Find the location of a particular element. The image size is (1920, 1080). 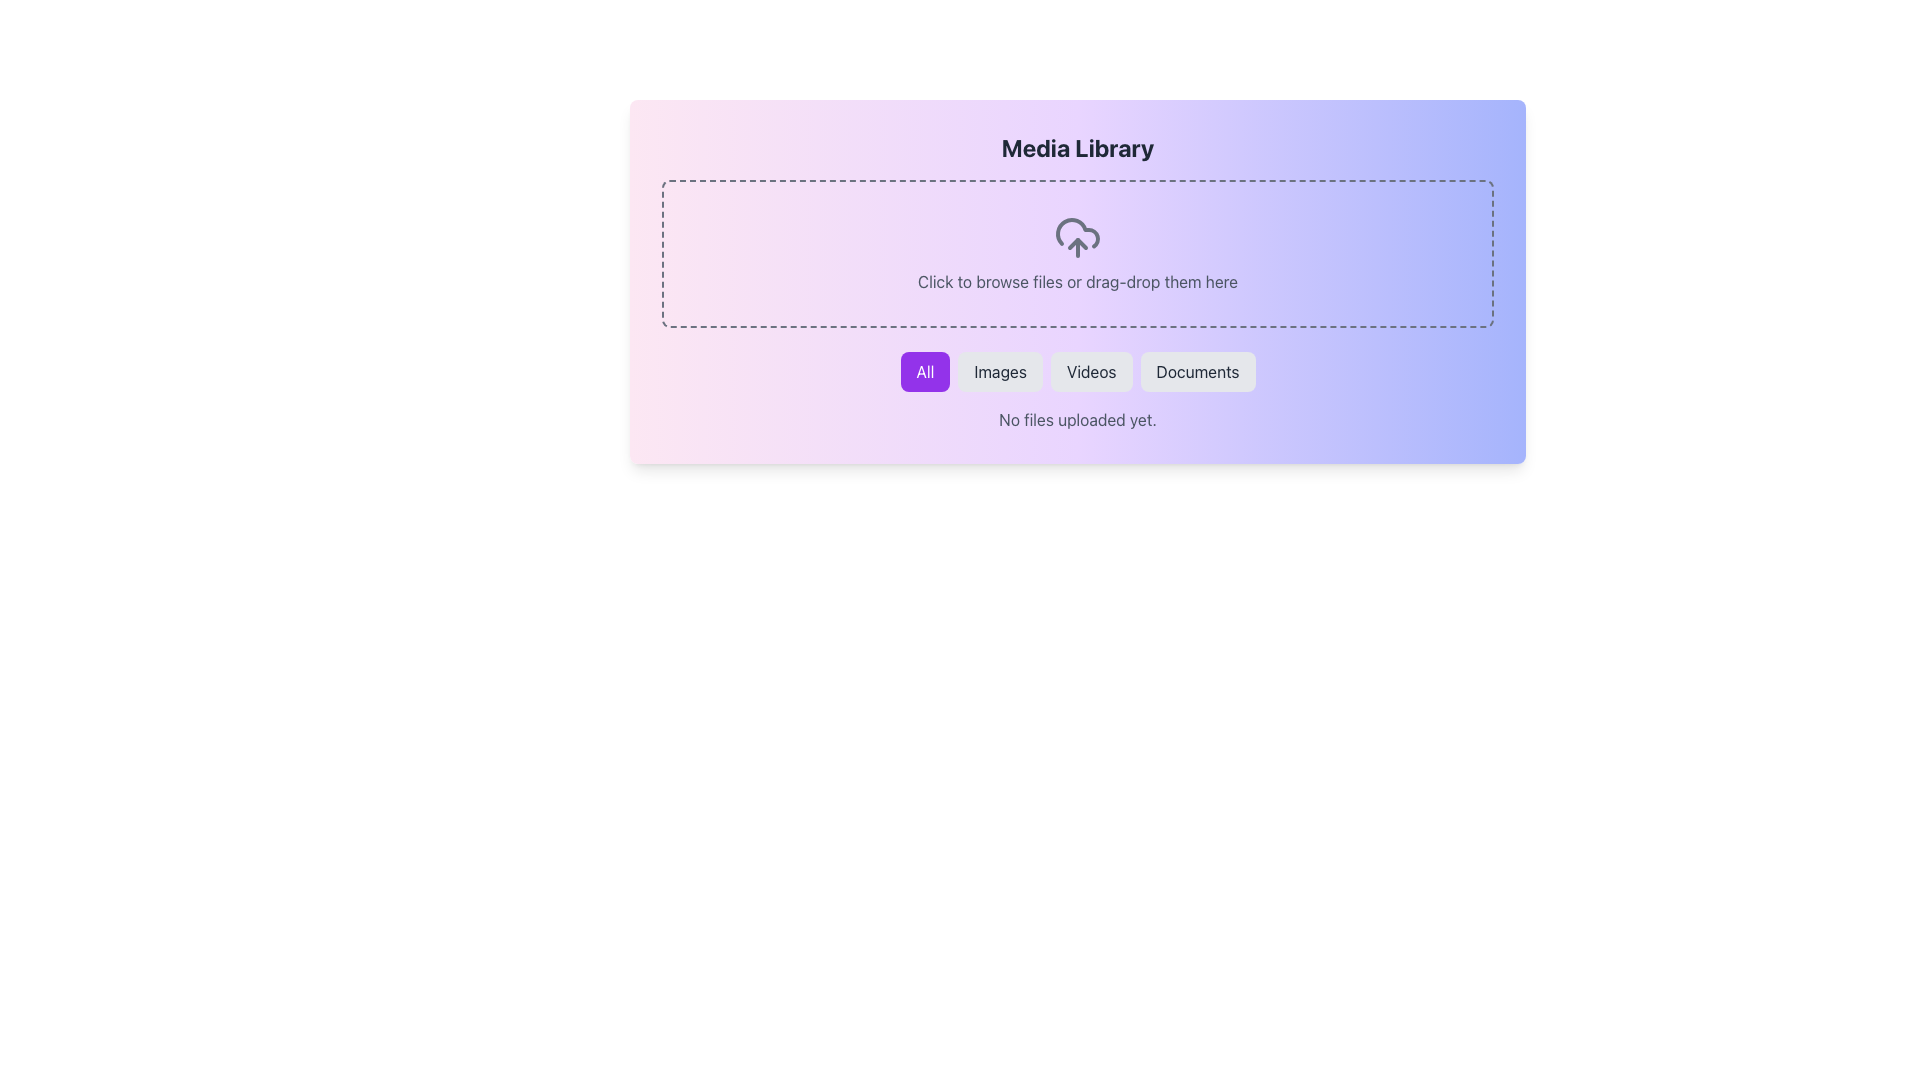

the 'All' button, which is a rectangular button with a purple background and white text, located in the bottom section of the Media Library interface is located at coordinates (924, 371).